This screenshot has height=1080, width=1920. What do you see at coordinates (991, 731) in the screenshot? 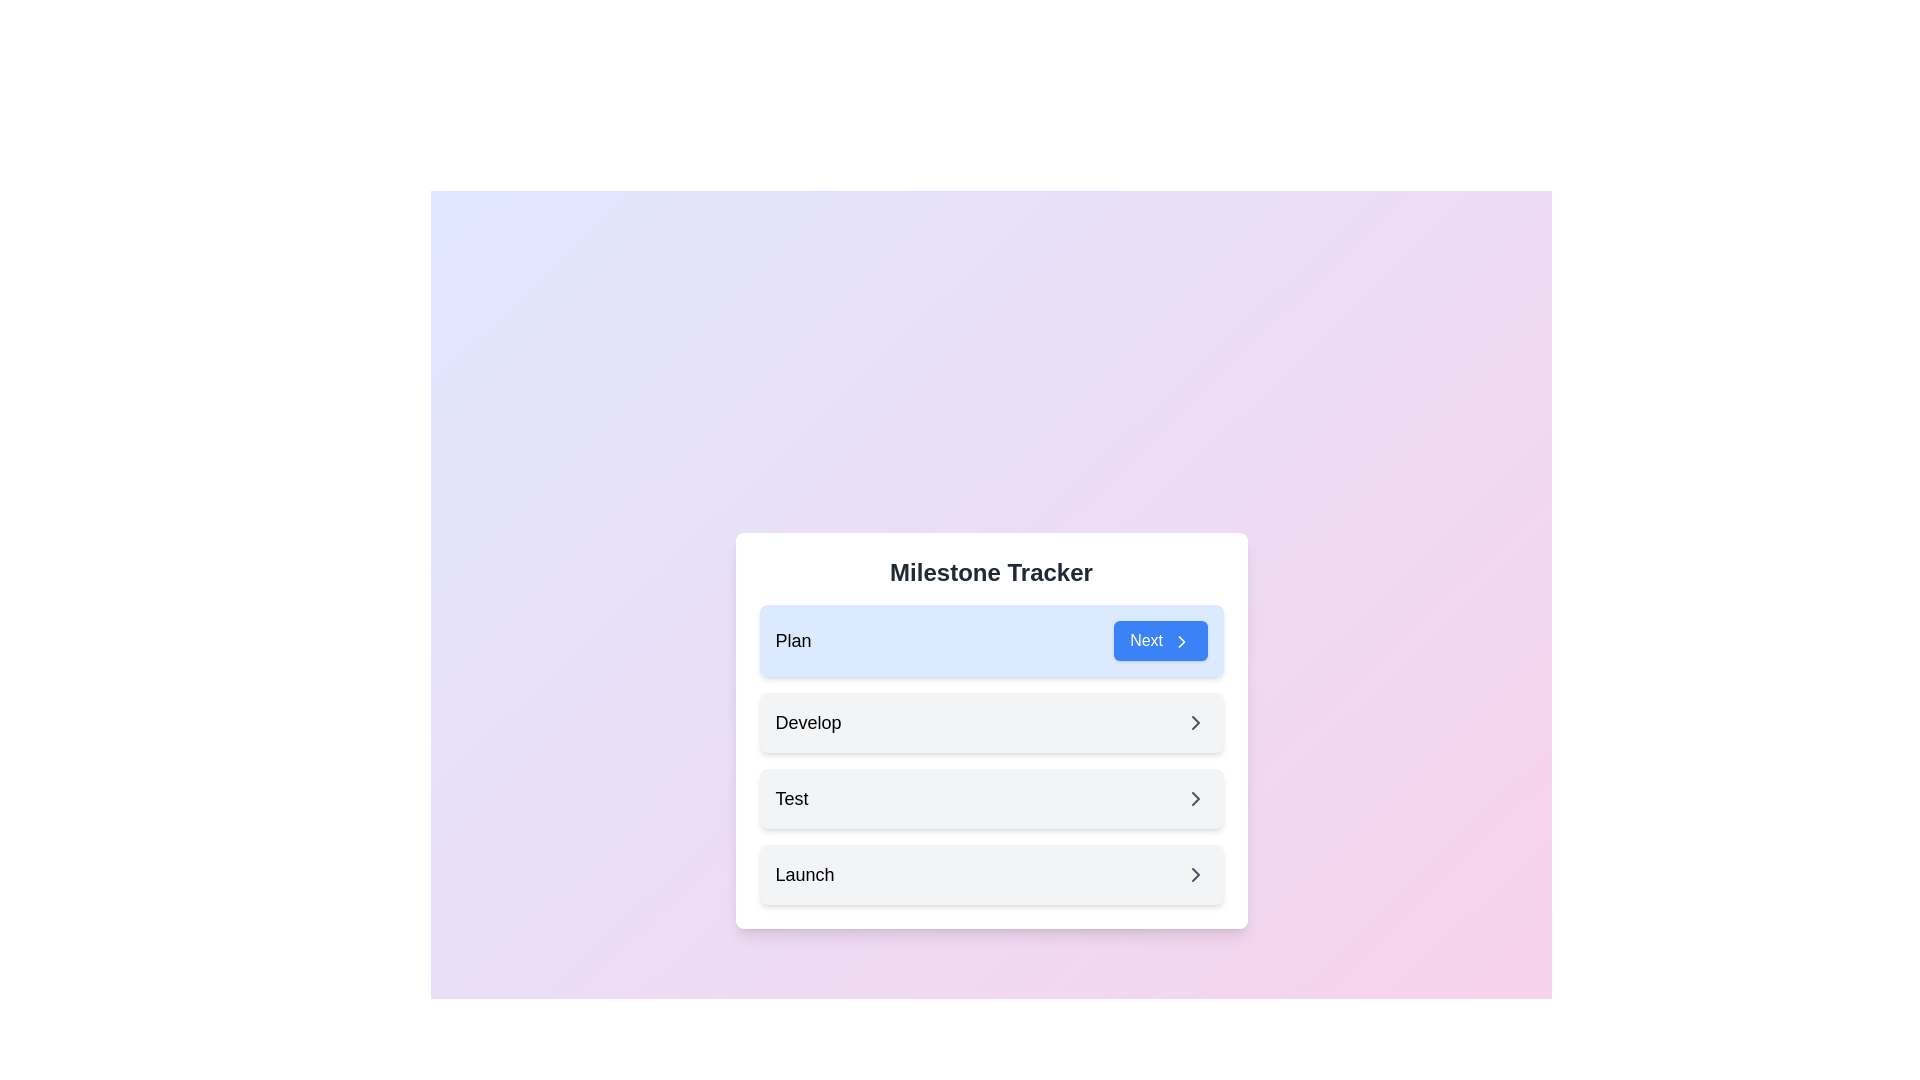
I see `the second Milestone Card named 'Develop' in the Milestone Tracker, positioned between 'Plan' and 'Test'` at bounding box center [991, 731].